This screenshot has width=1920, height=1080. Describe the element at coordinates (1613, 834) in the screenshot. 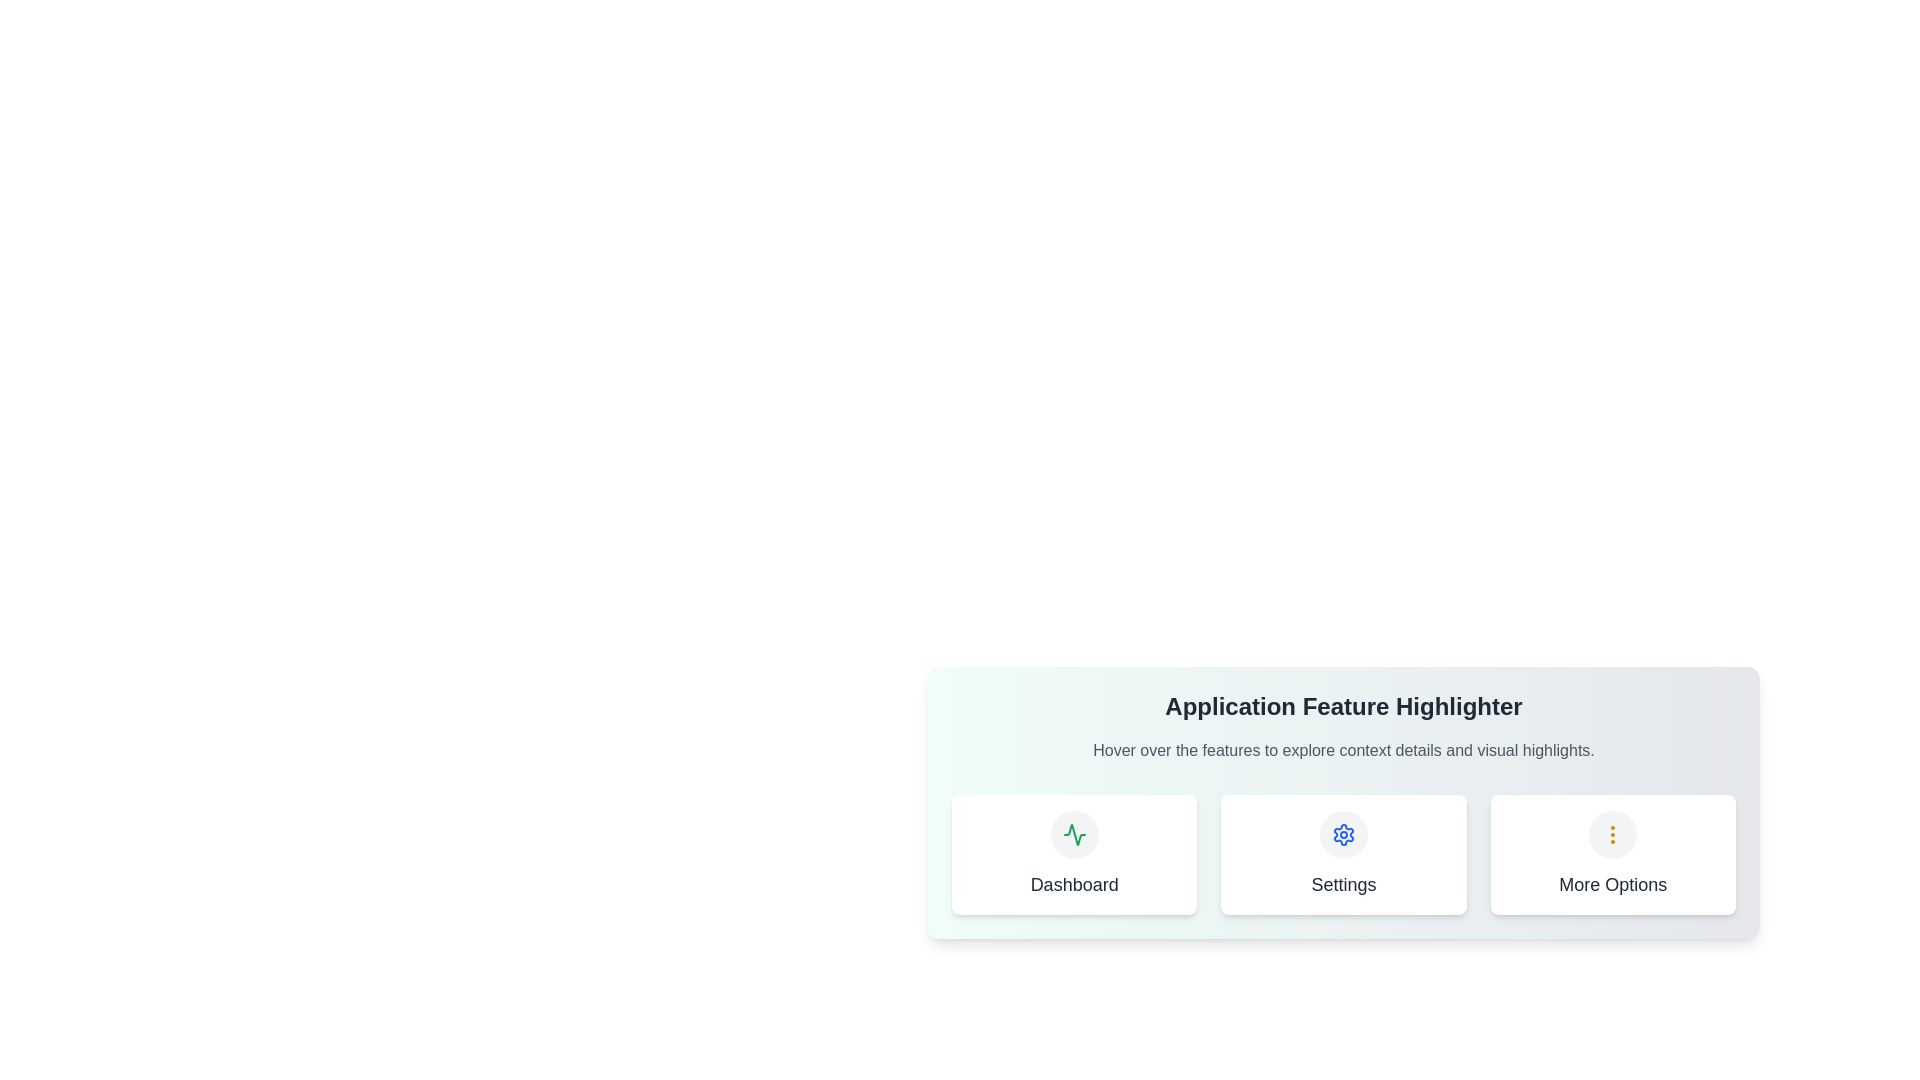

I see `the vertical ellipsis menu icon located inside the circular 'More Options' button at the bottom right of the interface` at that location.